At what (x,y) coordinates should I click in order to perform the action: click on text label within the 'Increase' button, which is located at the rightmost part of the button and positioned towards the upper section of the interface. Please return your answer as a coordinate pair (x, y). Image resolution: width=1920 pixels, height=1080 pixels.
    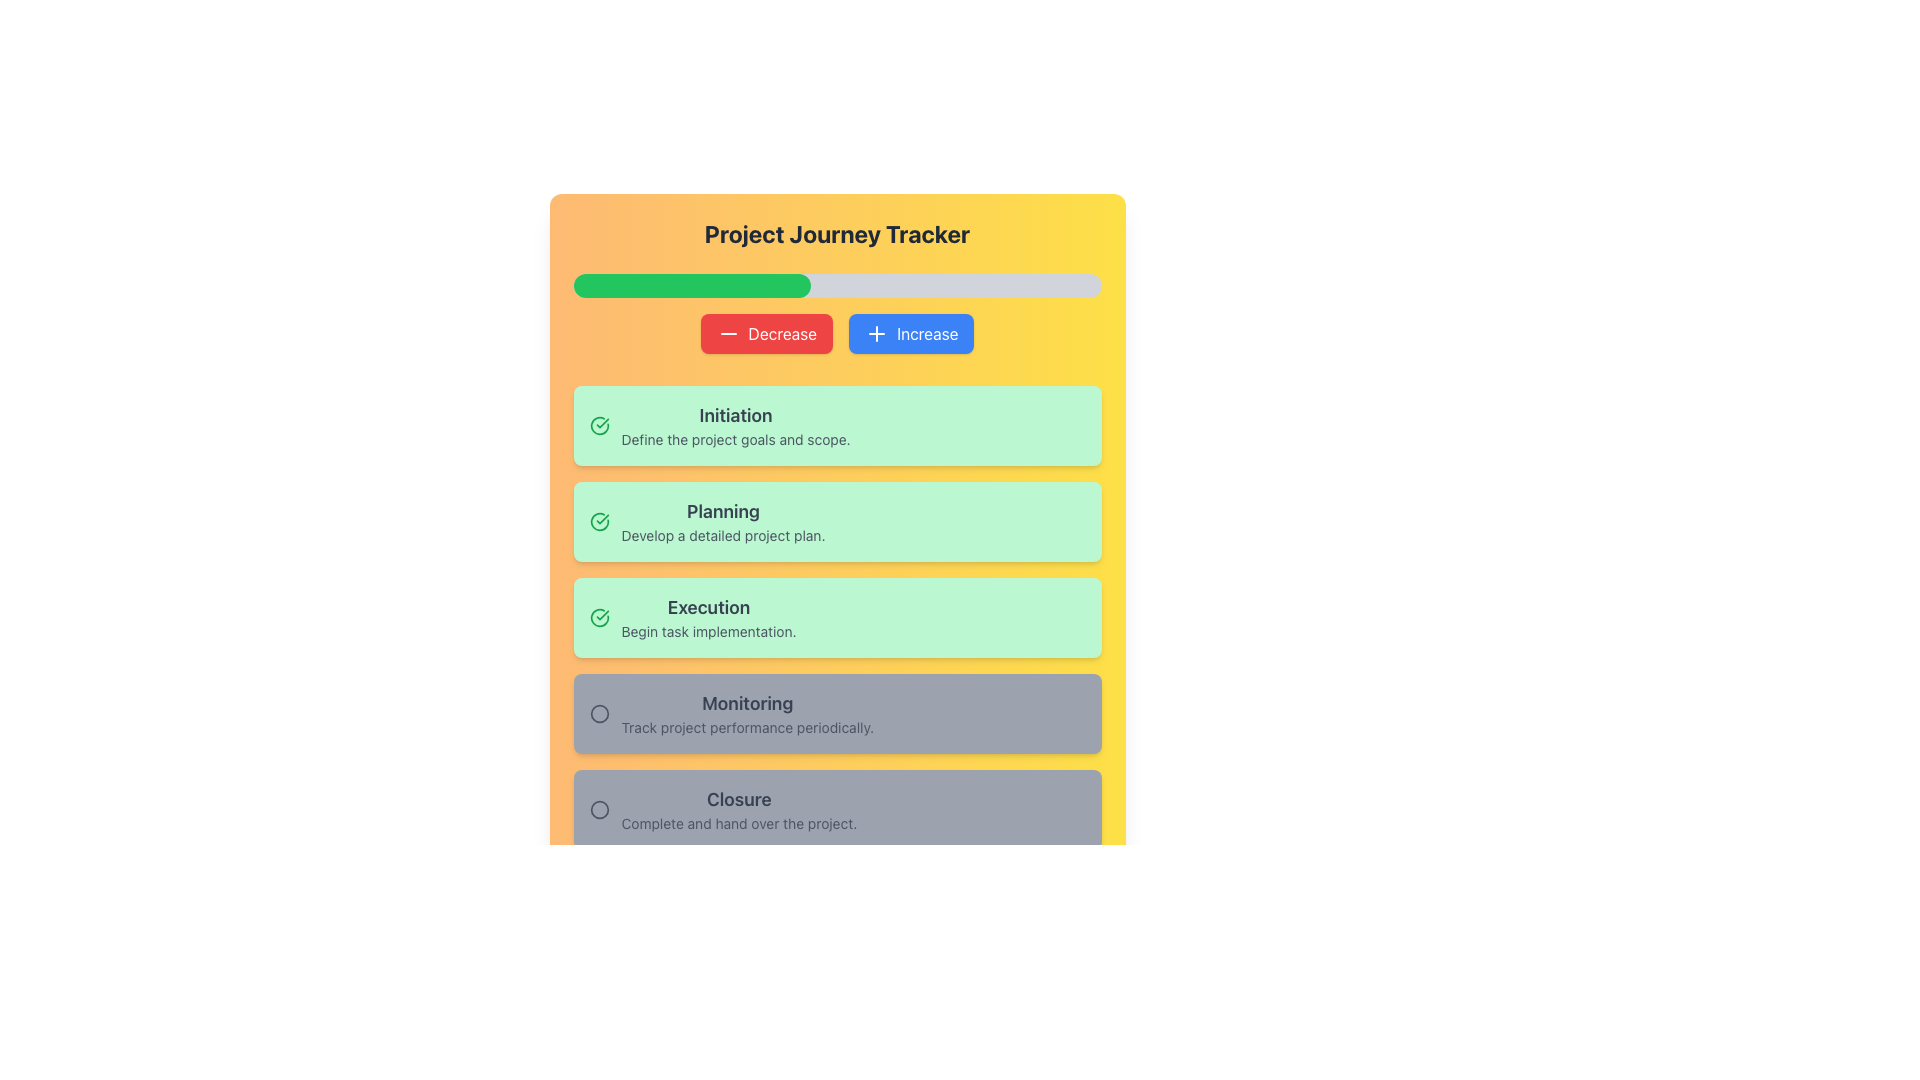
    Looking at the image, I should click on (926, 333).